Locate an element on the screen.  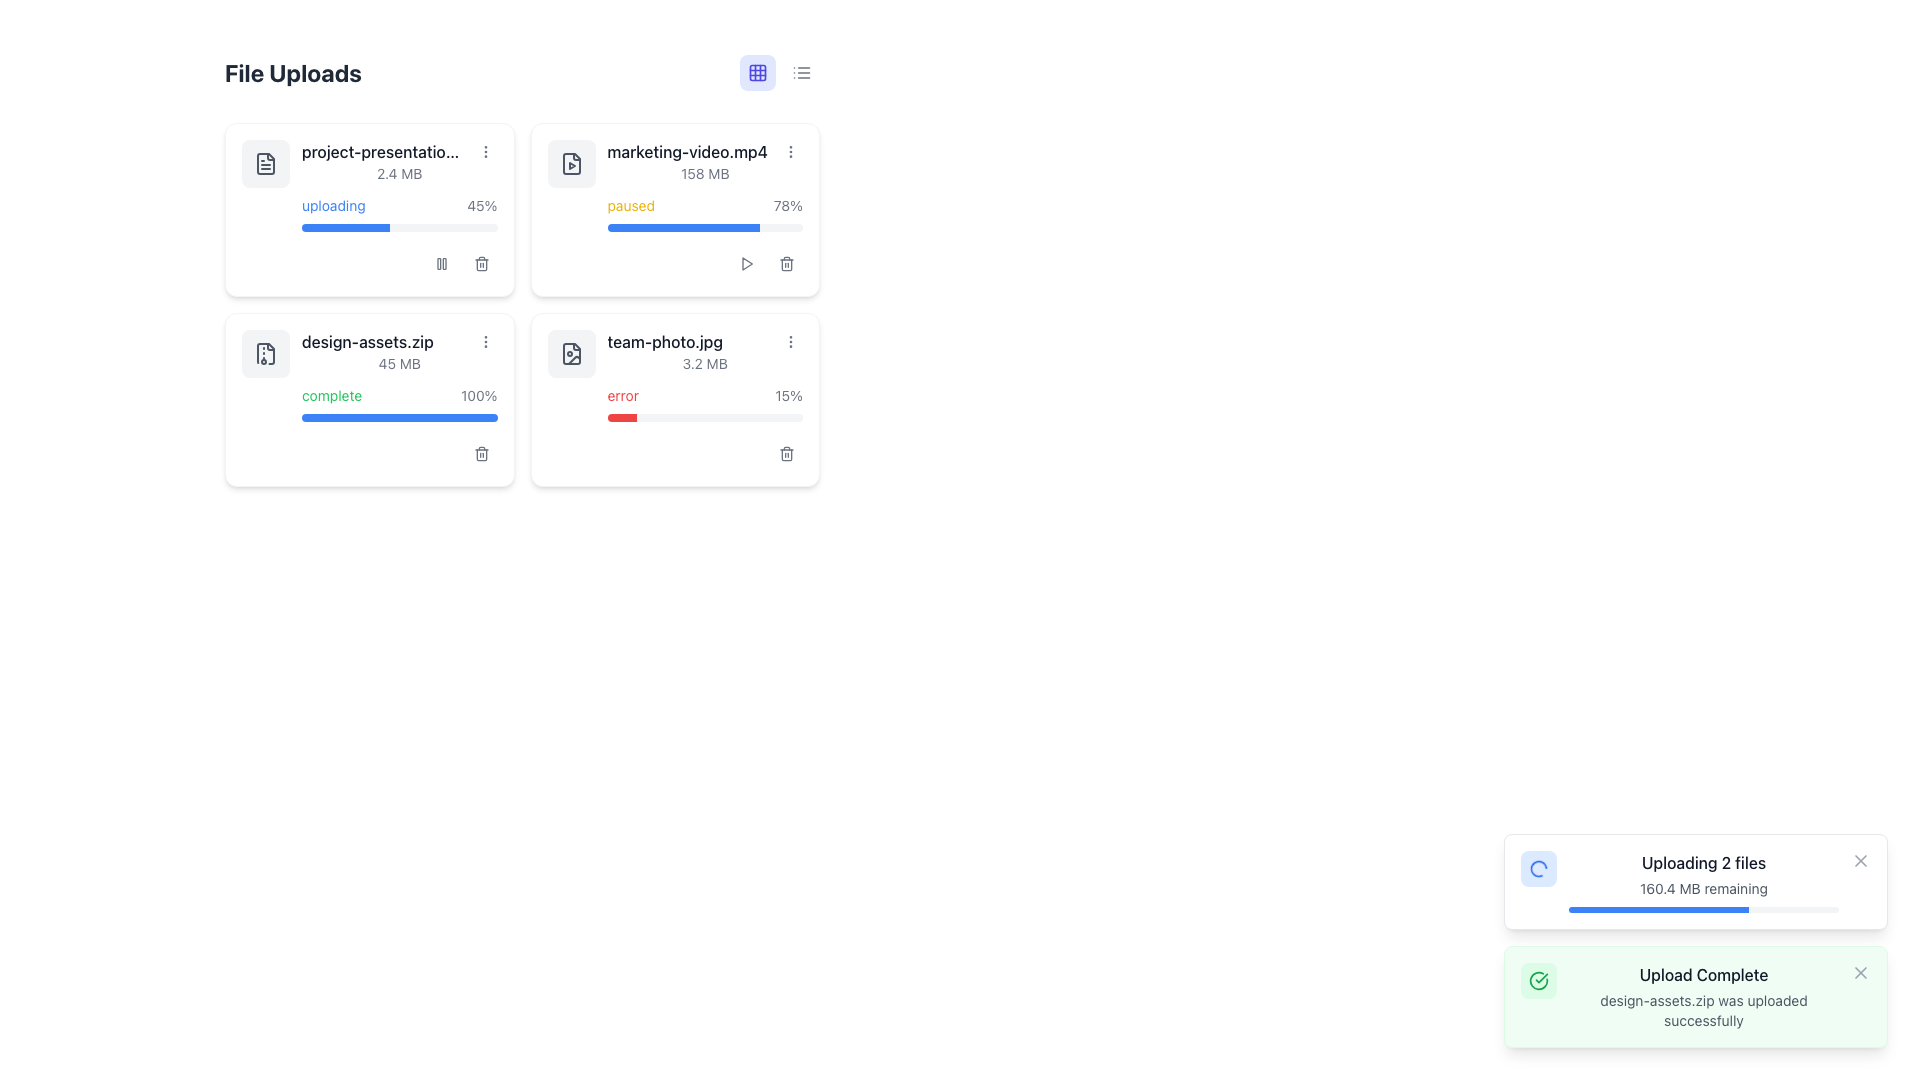
the cross-shaped icon in the top-right corner of the status notification panel is located at coordinates (1860, 859).